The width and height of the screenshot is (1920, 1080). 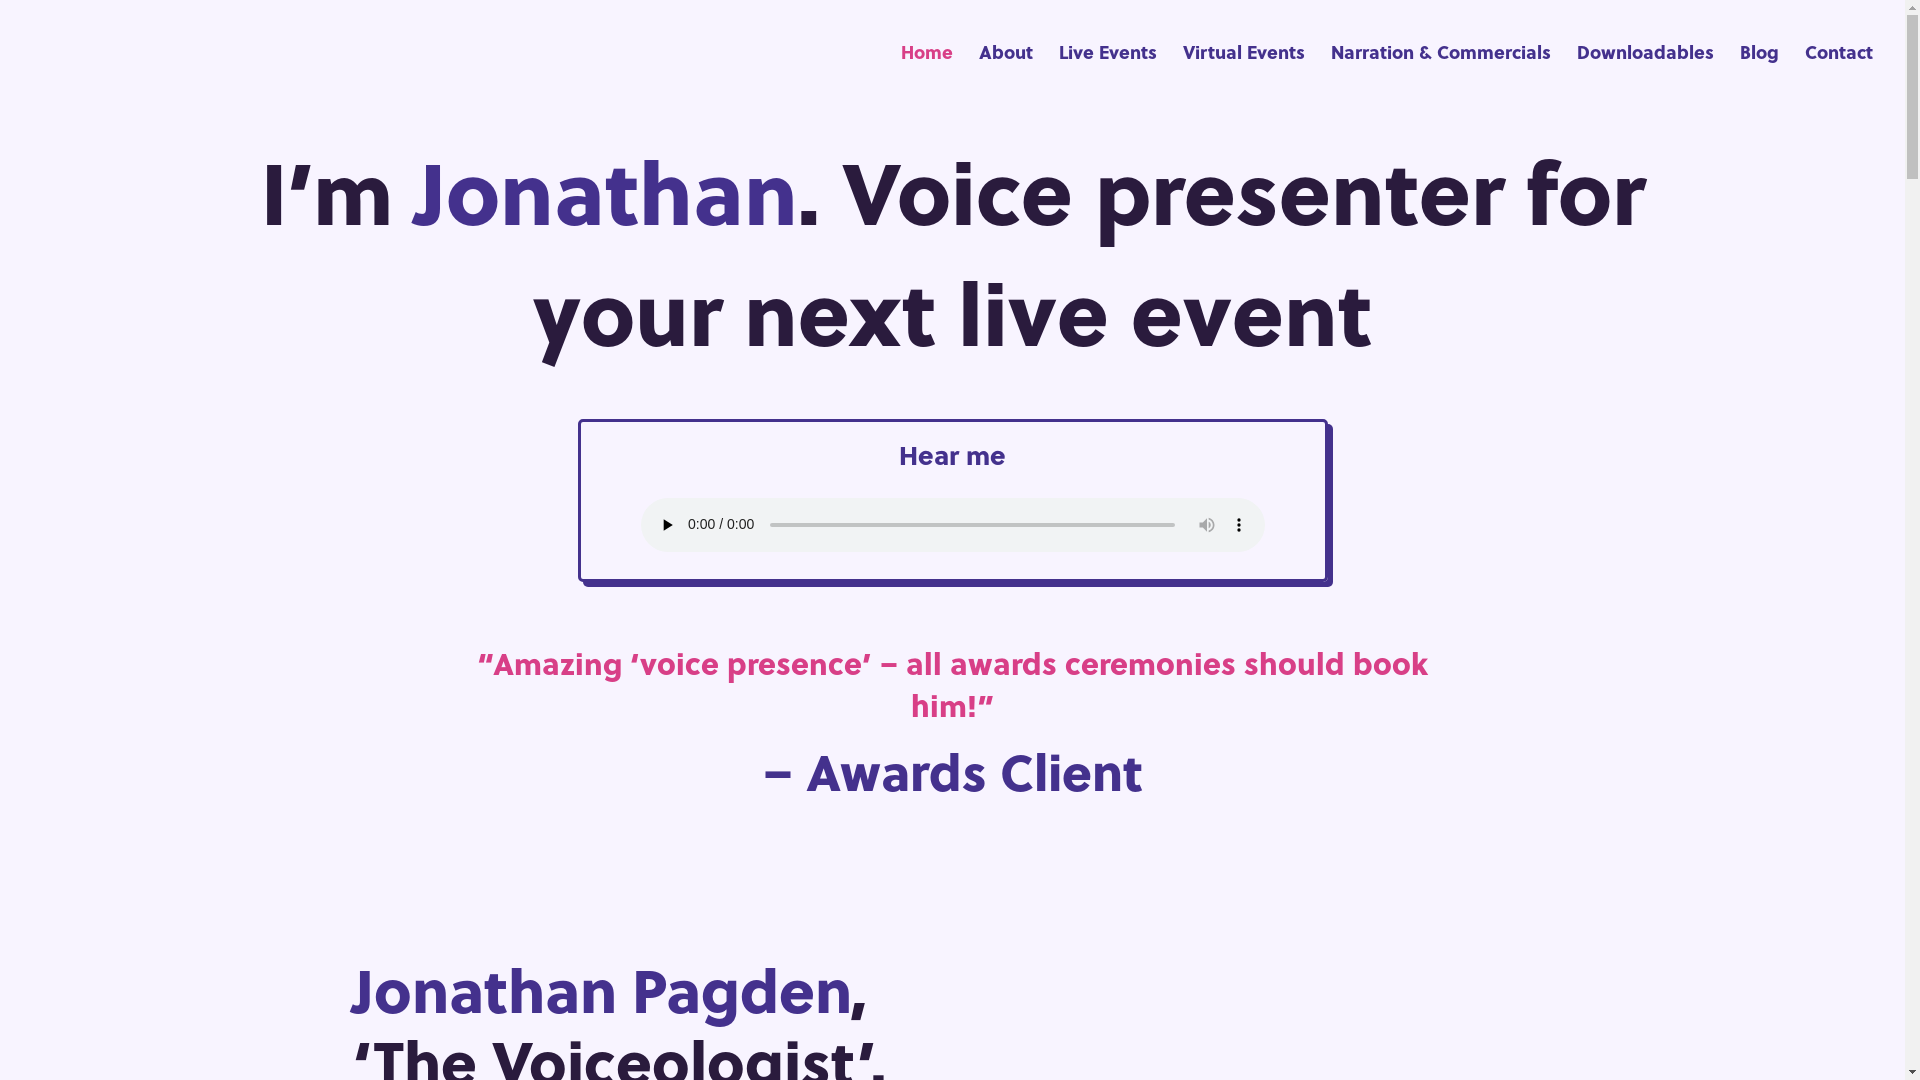 I want to click on 'Blog', so click(x=1758, y=73).